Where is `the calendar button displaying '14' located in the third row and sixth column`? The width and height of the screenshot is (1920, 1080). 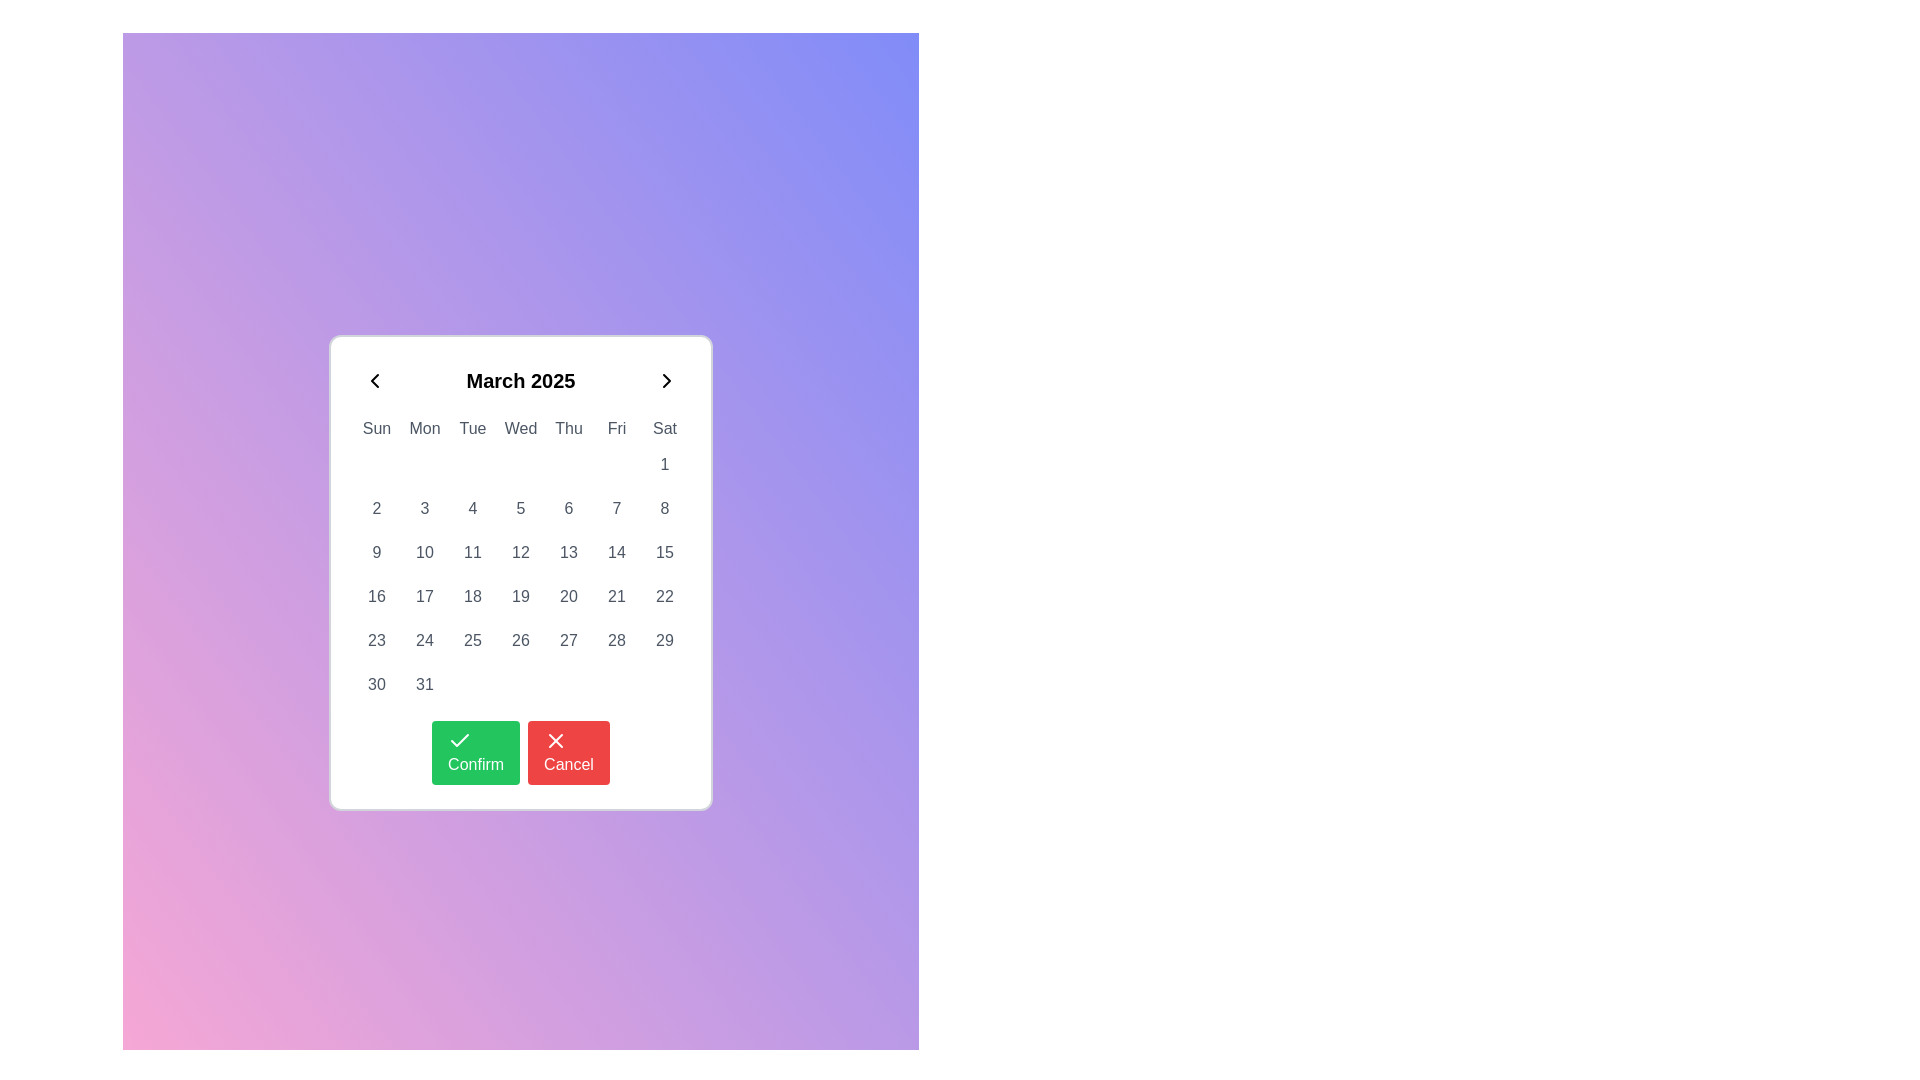
the calendar button displaying '14' located in the third row and sixth column is located at coordinates (616, 552).